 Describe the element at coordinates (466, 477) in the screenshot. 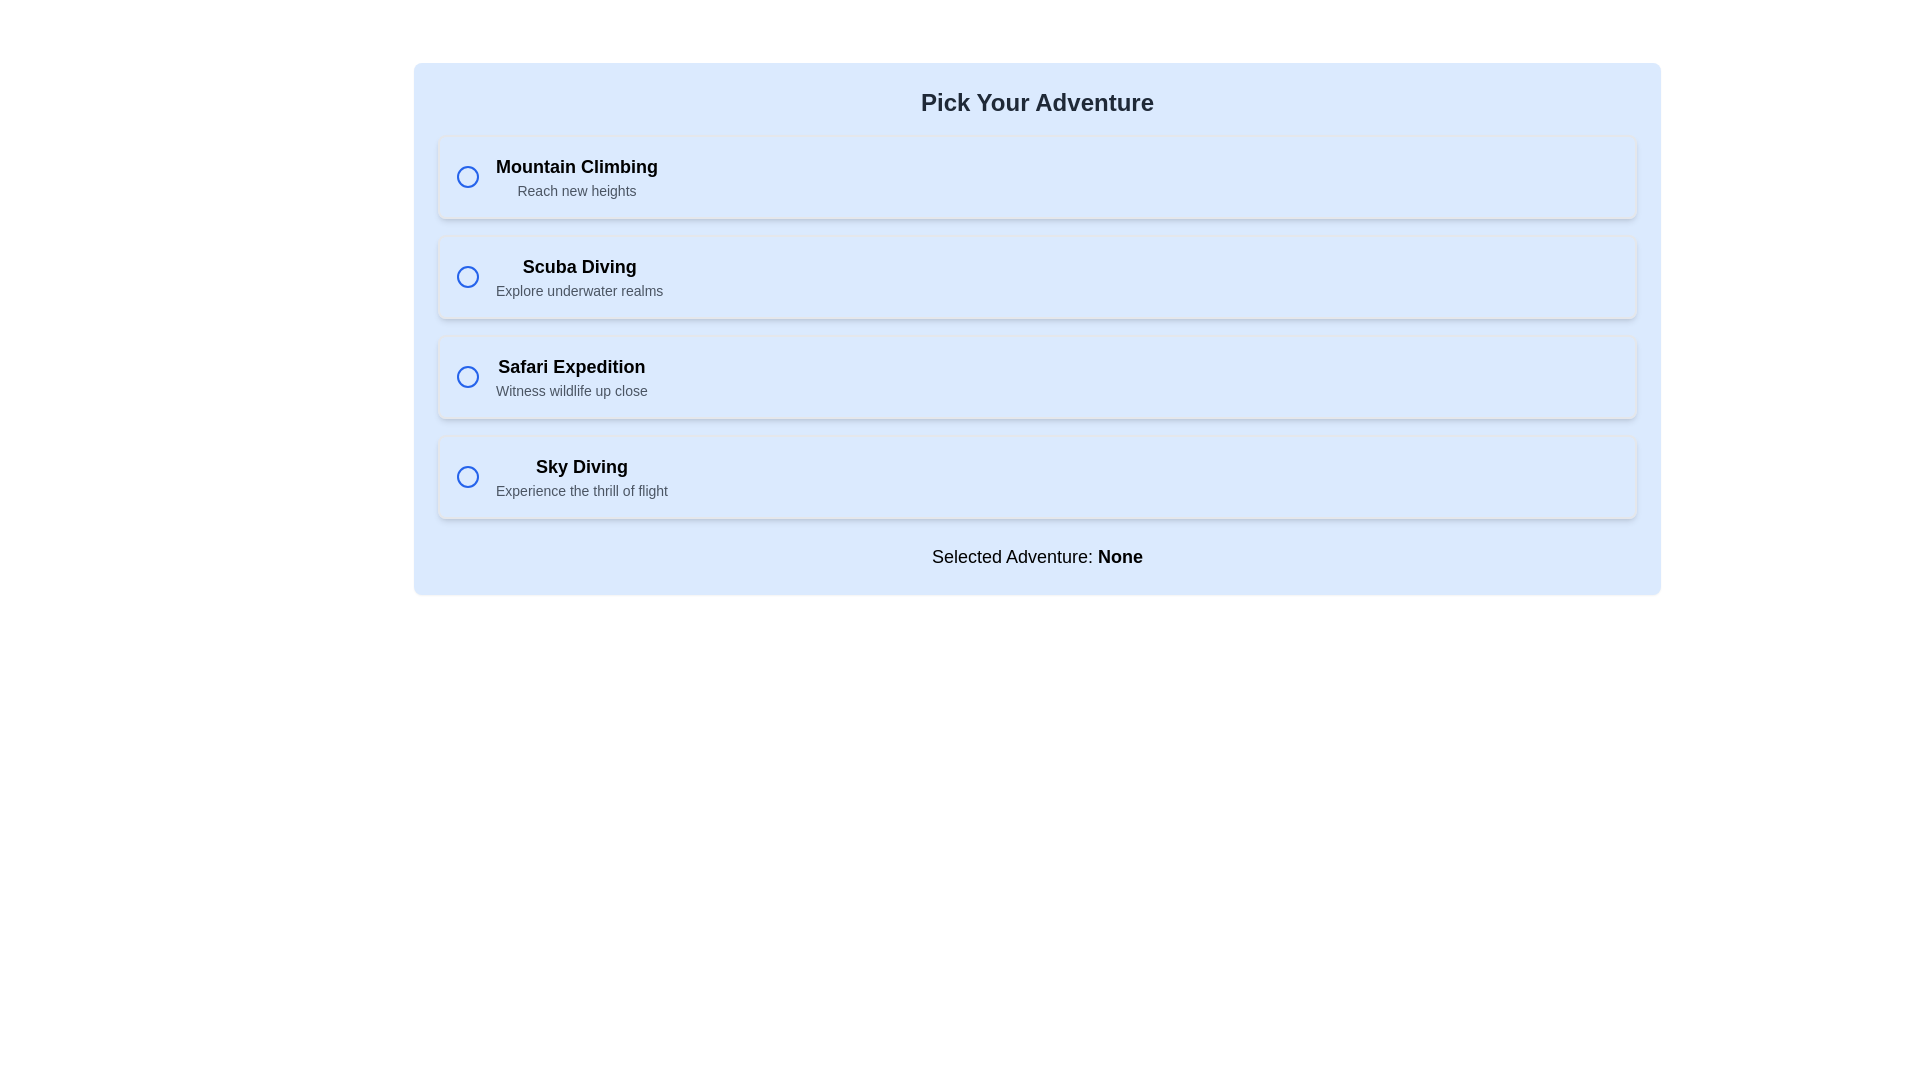

I see `the Circle icon with a blue outline and white fill located at the beginning of the 'Sky Diving' list option` at that location.